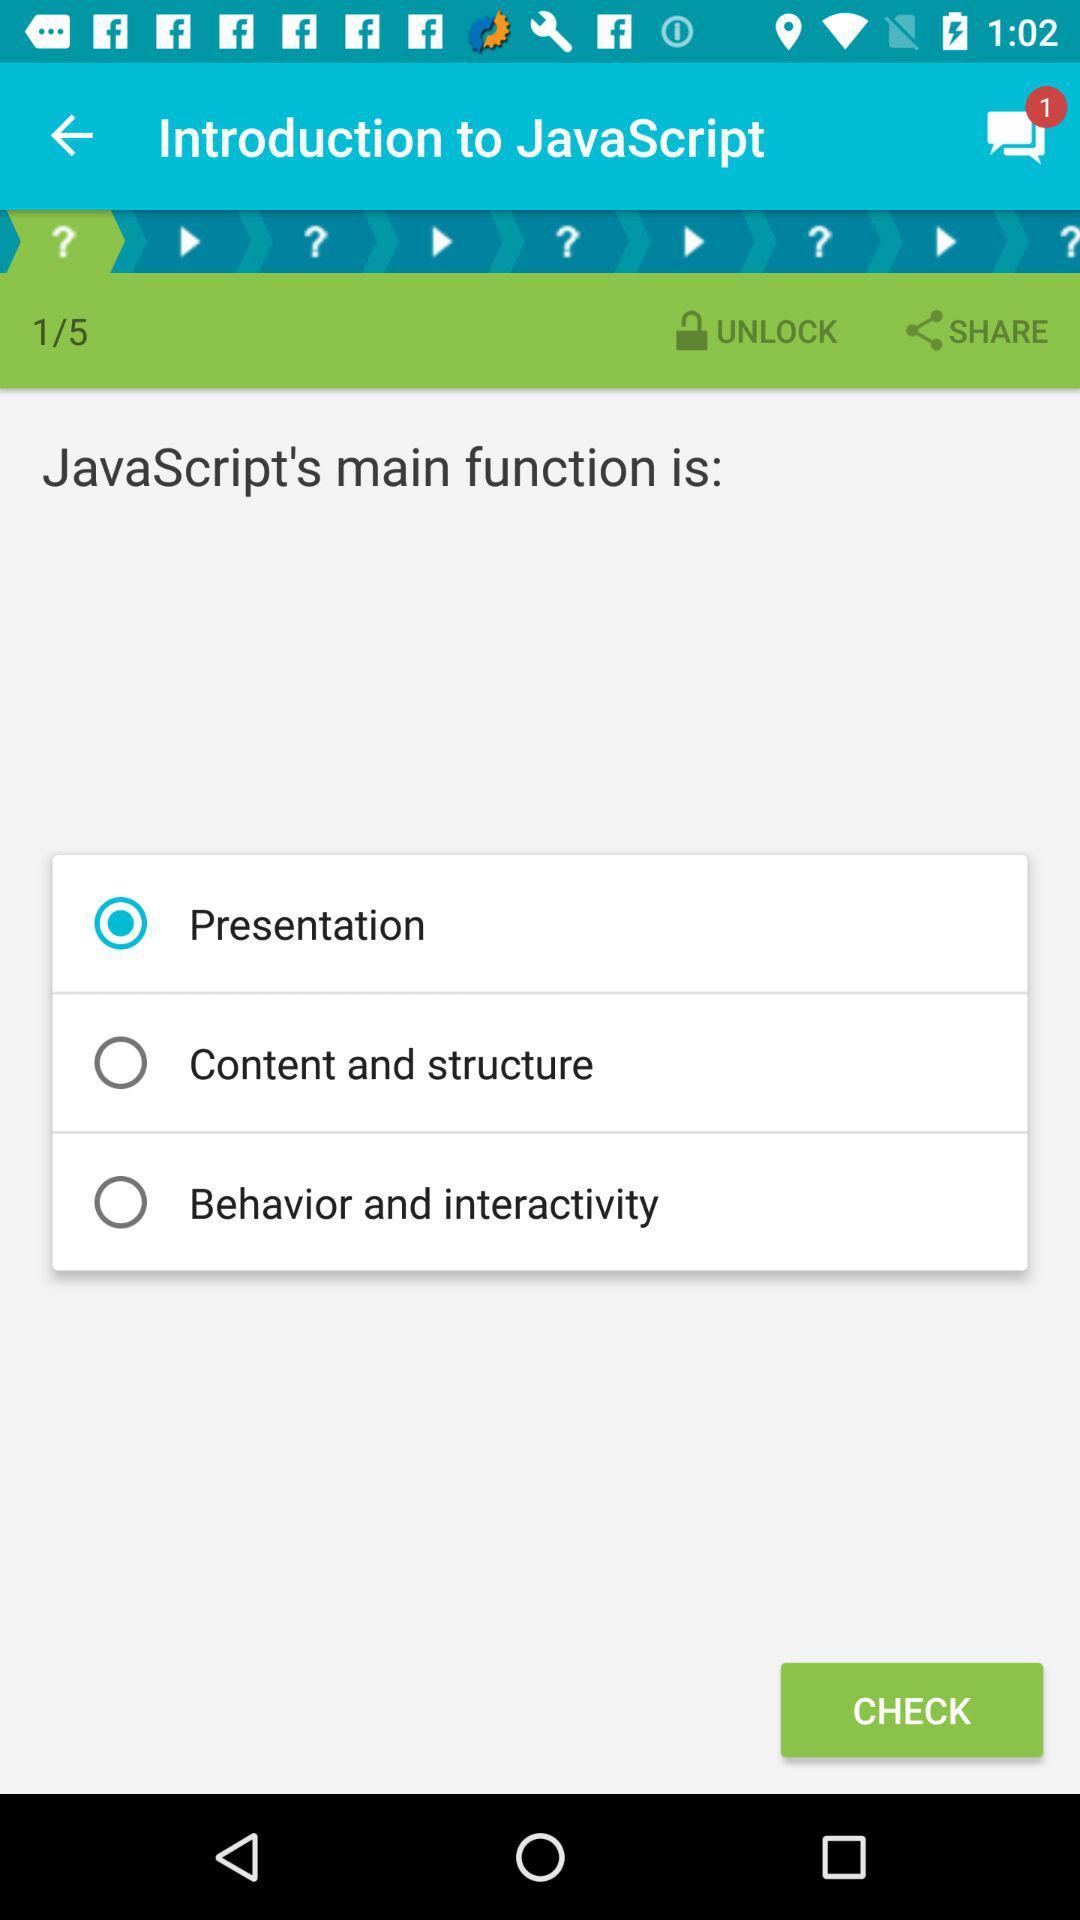  Describe the element at coordinates (189, 240) in the screenshot. I see `proceed to next segment` at that location.